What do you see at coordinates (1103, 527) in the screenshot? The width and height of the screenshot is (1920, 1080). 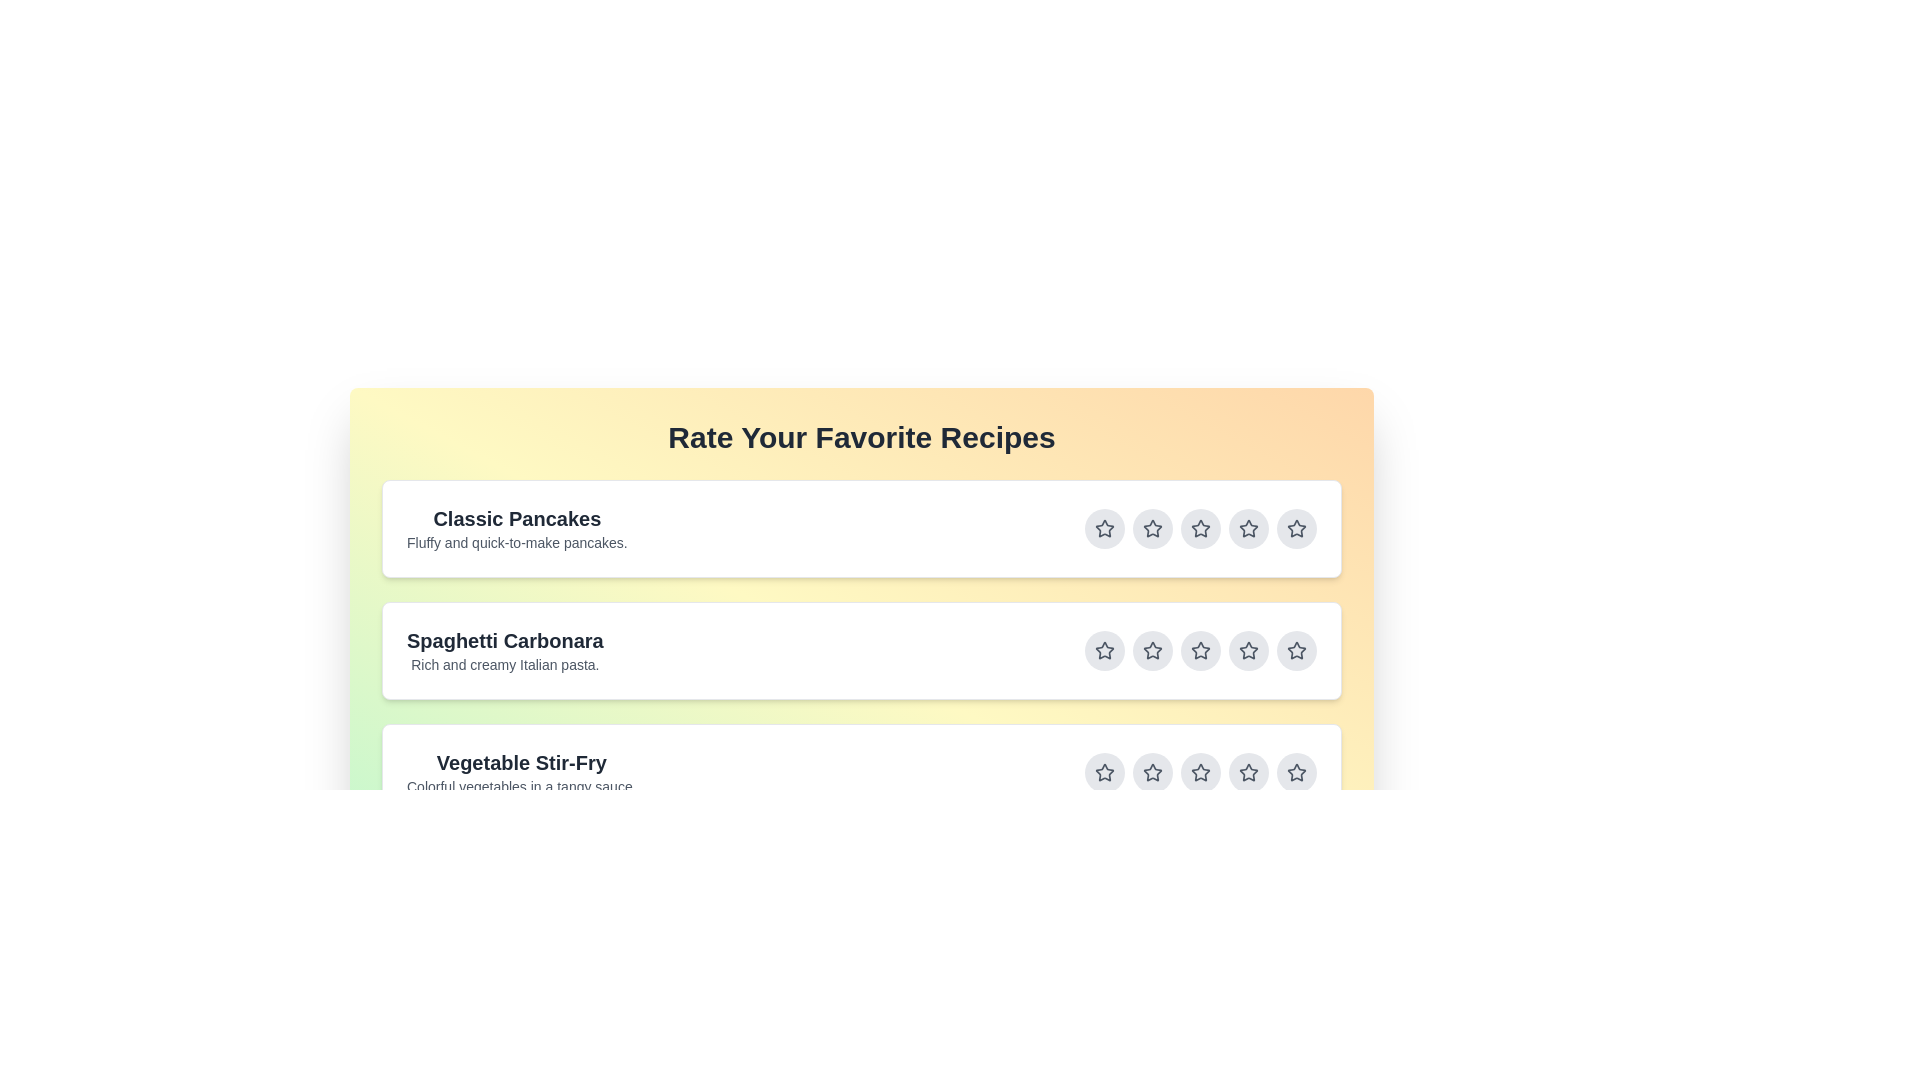 I see `the star button for rating 1 of the recipe Classic Pancakes` at bounding box center [1103, 527].